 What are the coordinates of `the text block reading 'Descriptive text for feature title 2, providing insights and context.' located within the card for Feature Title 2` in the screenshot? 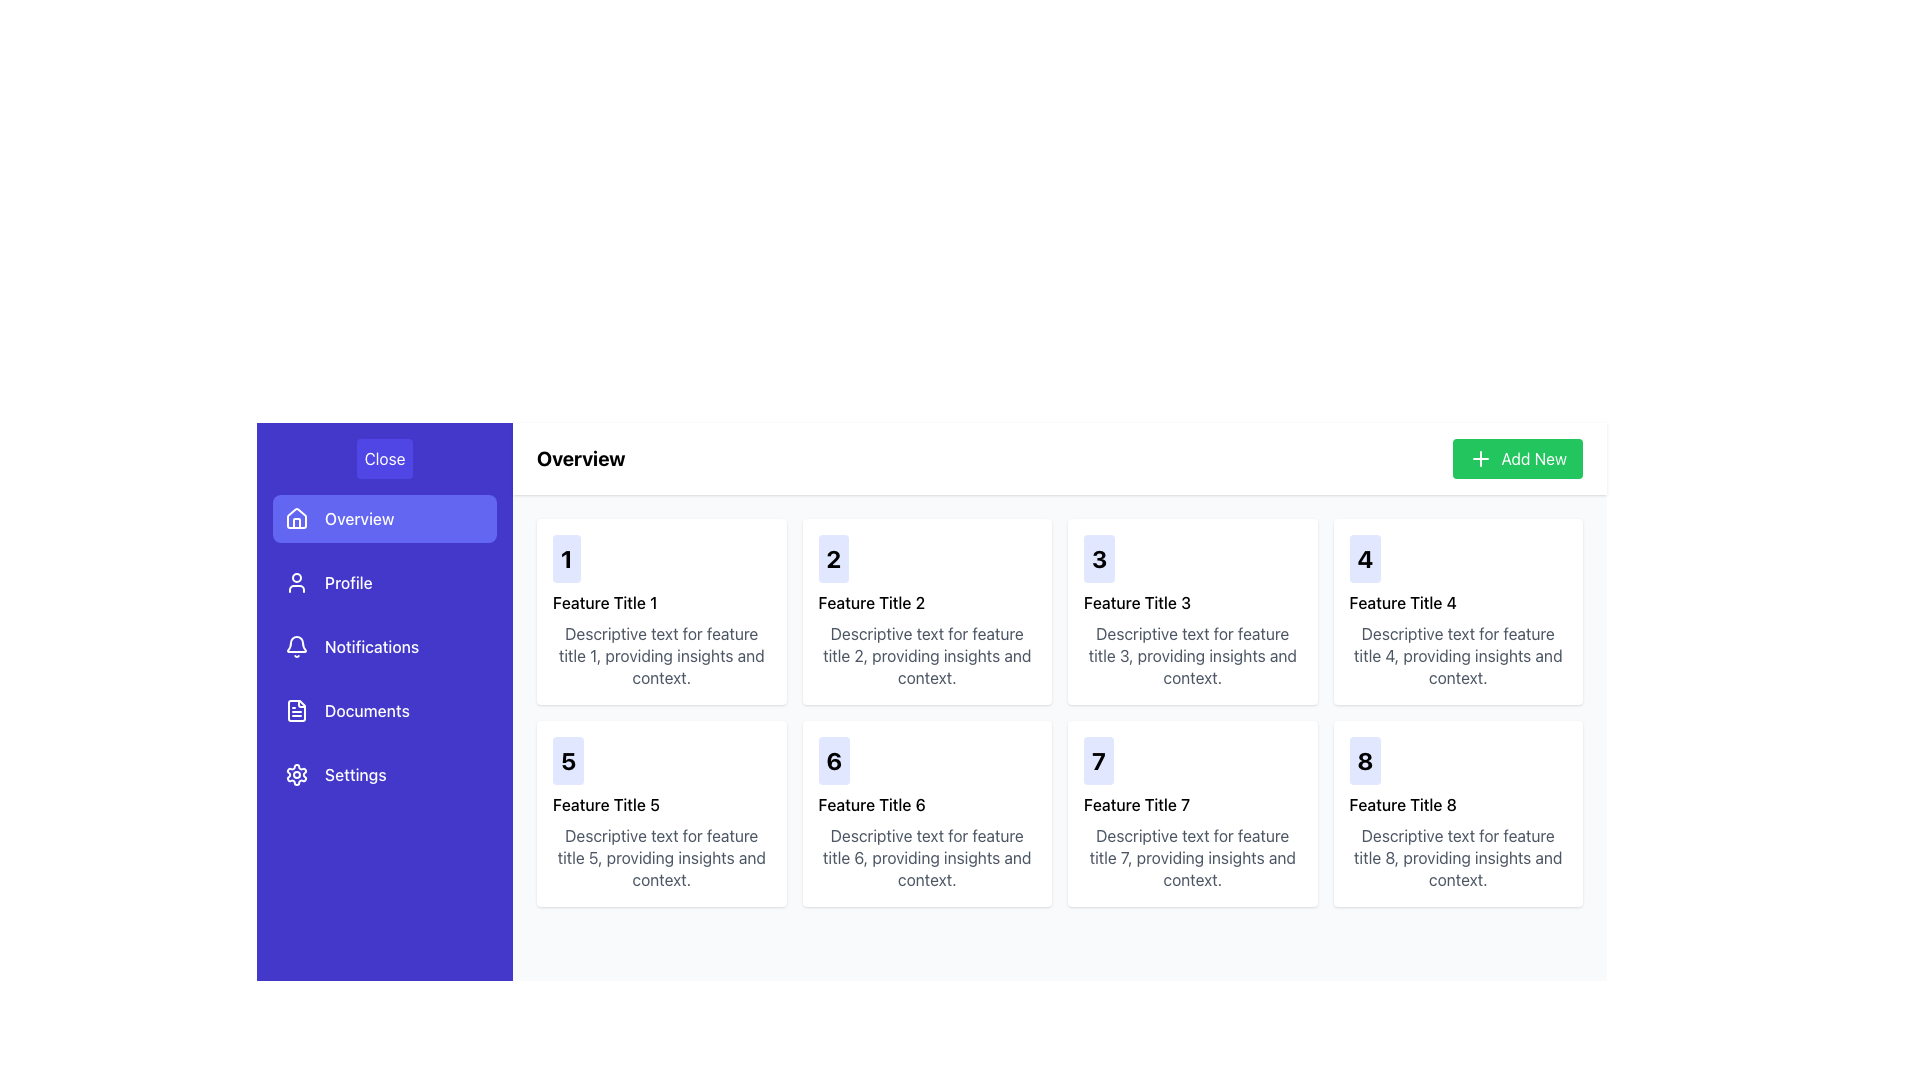 It's located at (926, 655).